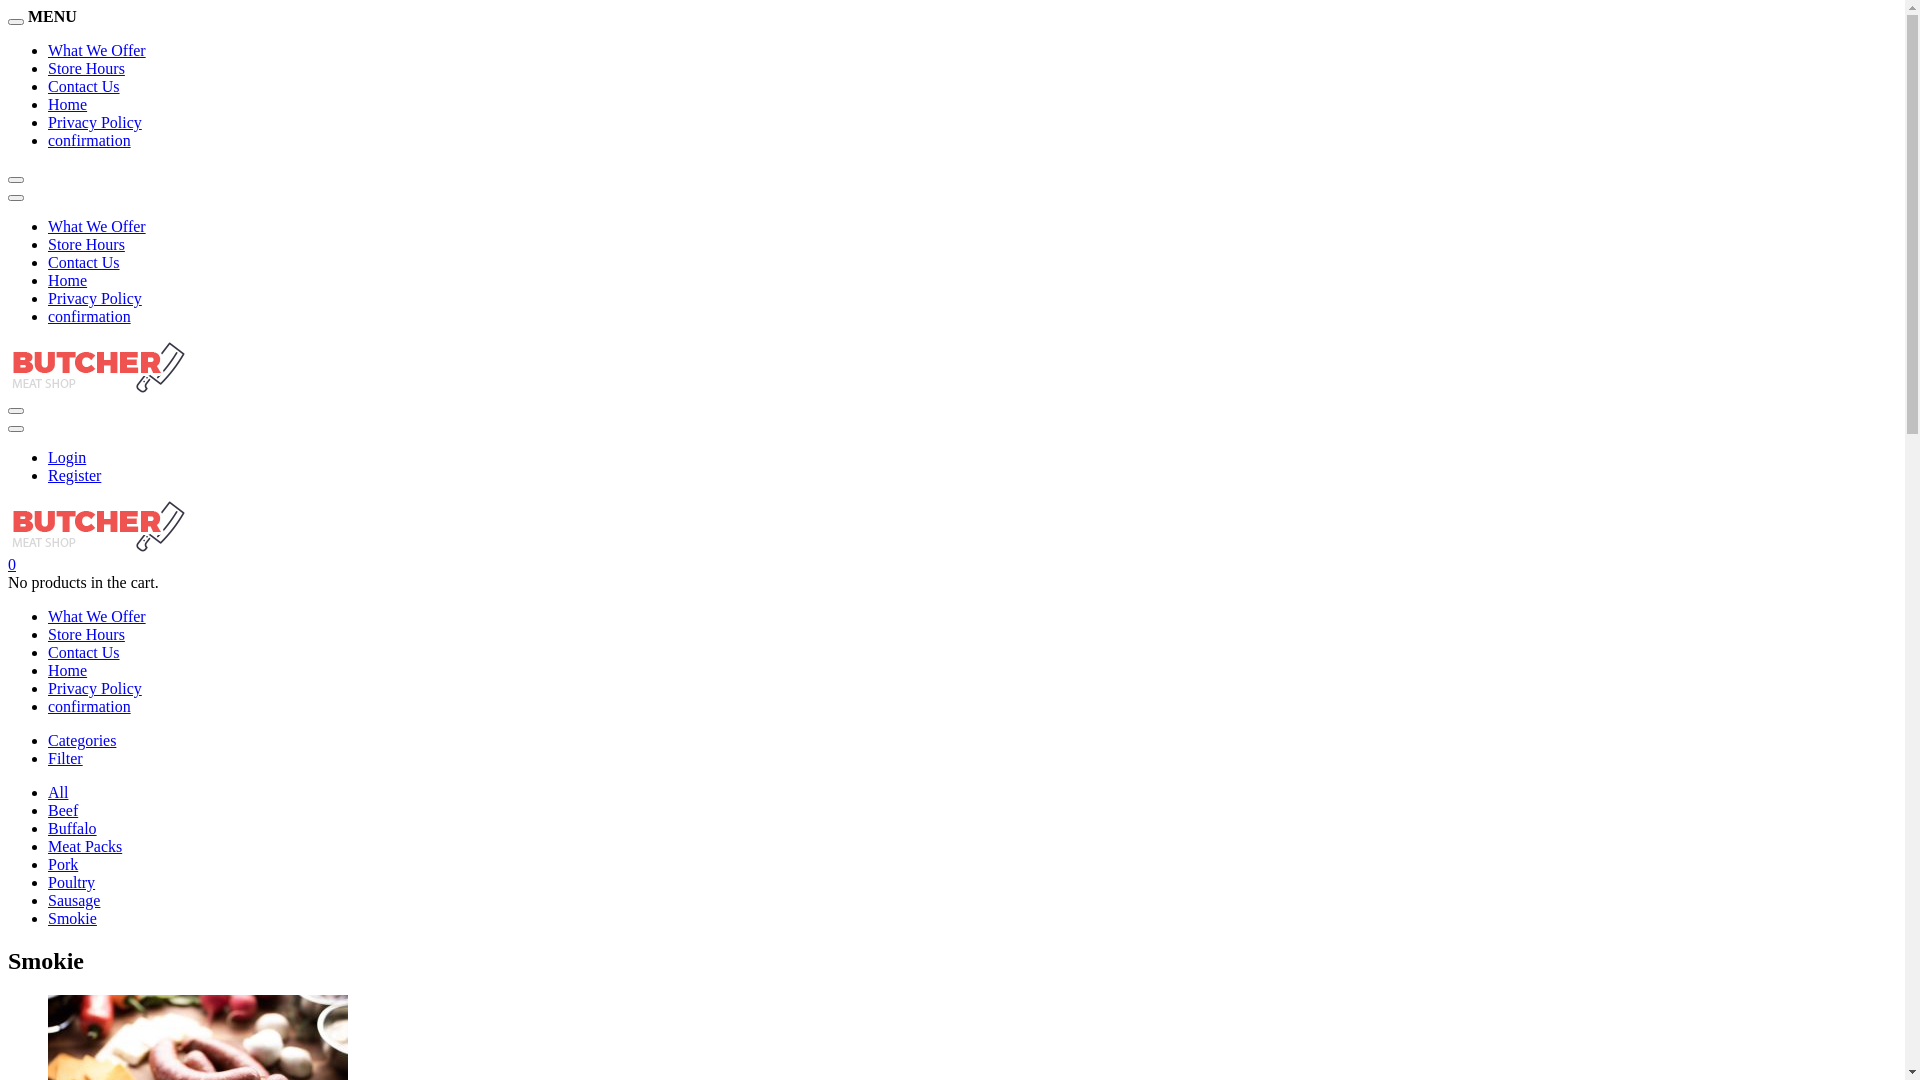 This screenshot has width=1920, height=1080. I want to click on 'confirmation', so click(88, 315).